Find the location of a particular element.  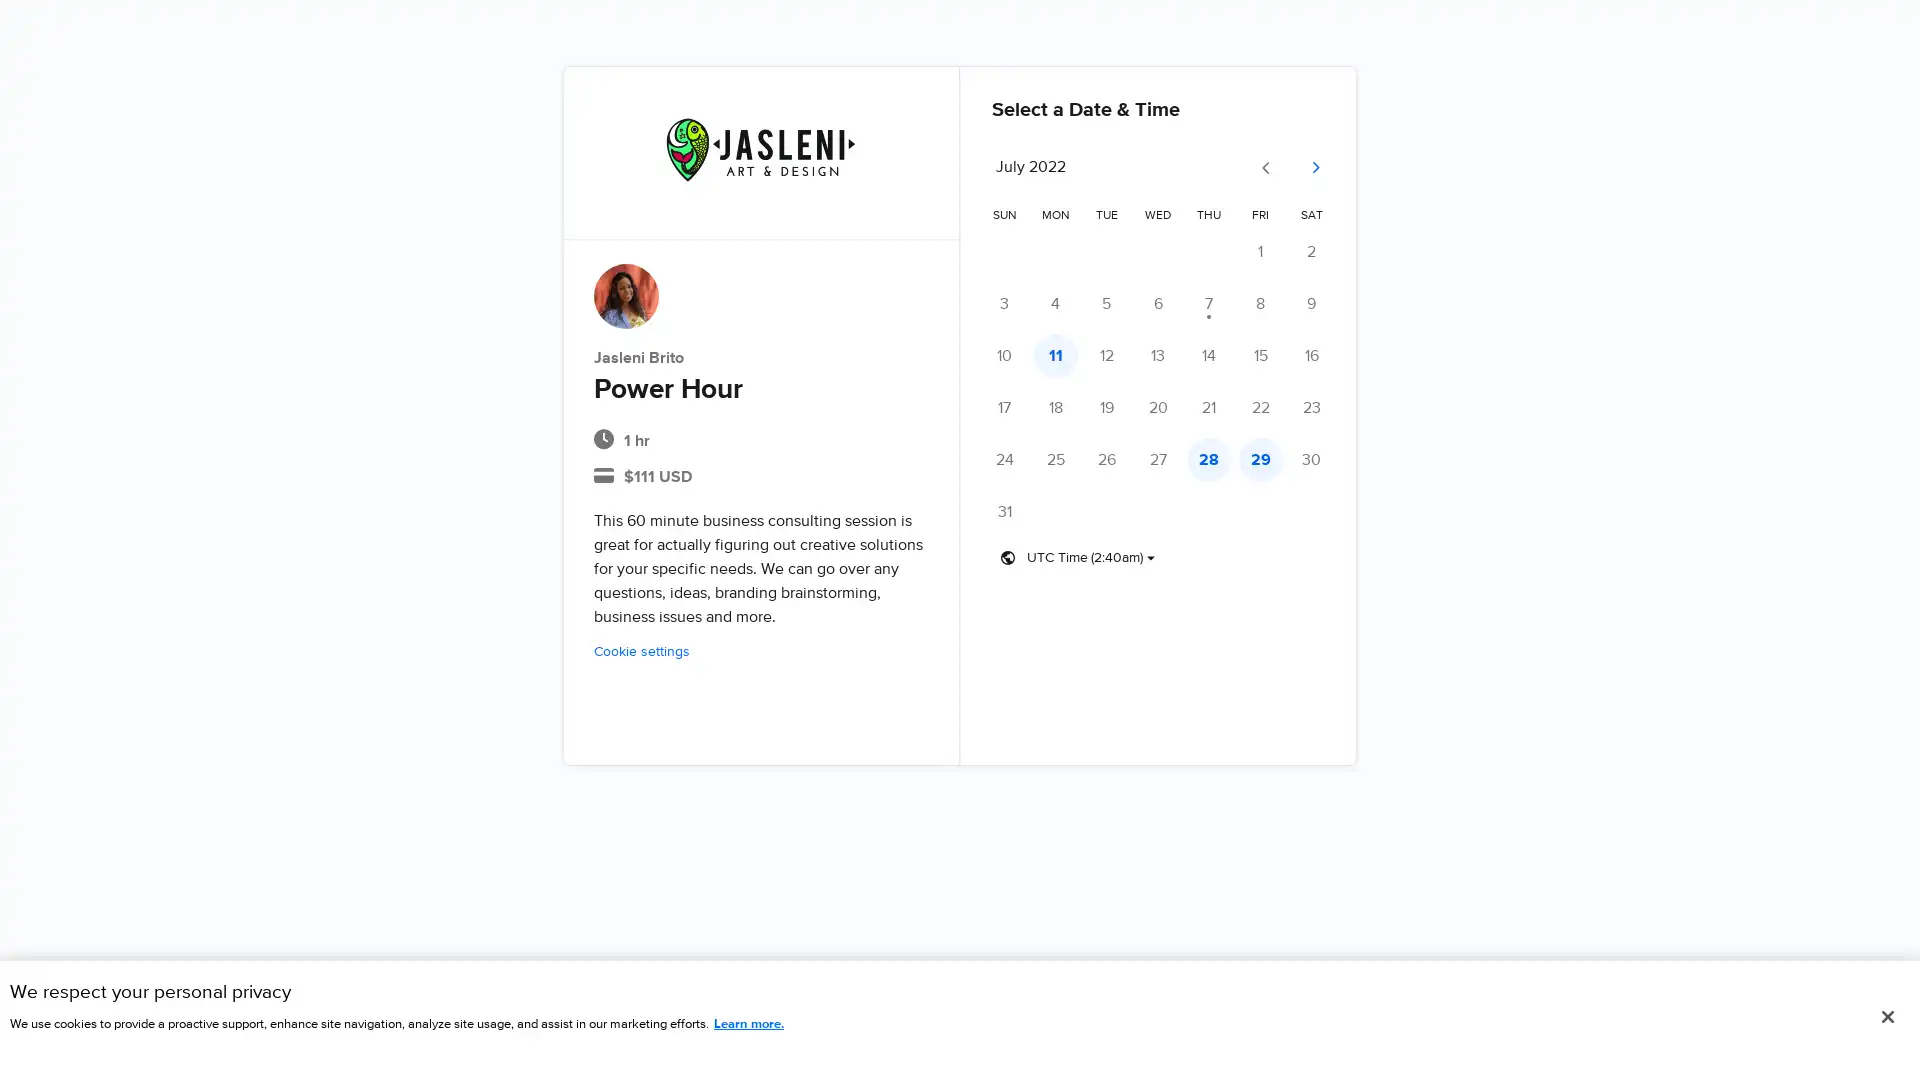

Tuesday, July 5 - No times available is located at coordinates (1106, 304).